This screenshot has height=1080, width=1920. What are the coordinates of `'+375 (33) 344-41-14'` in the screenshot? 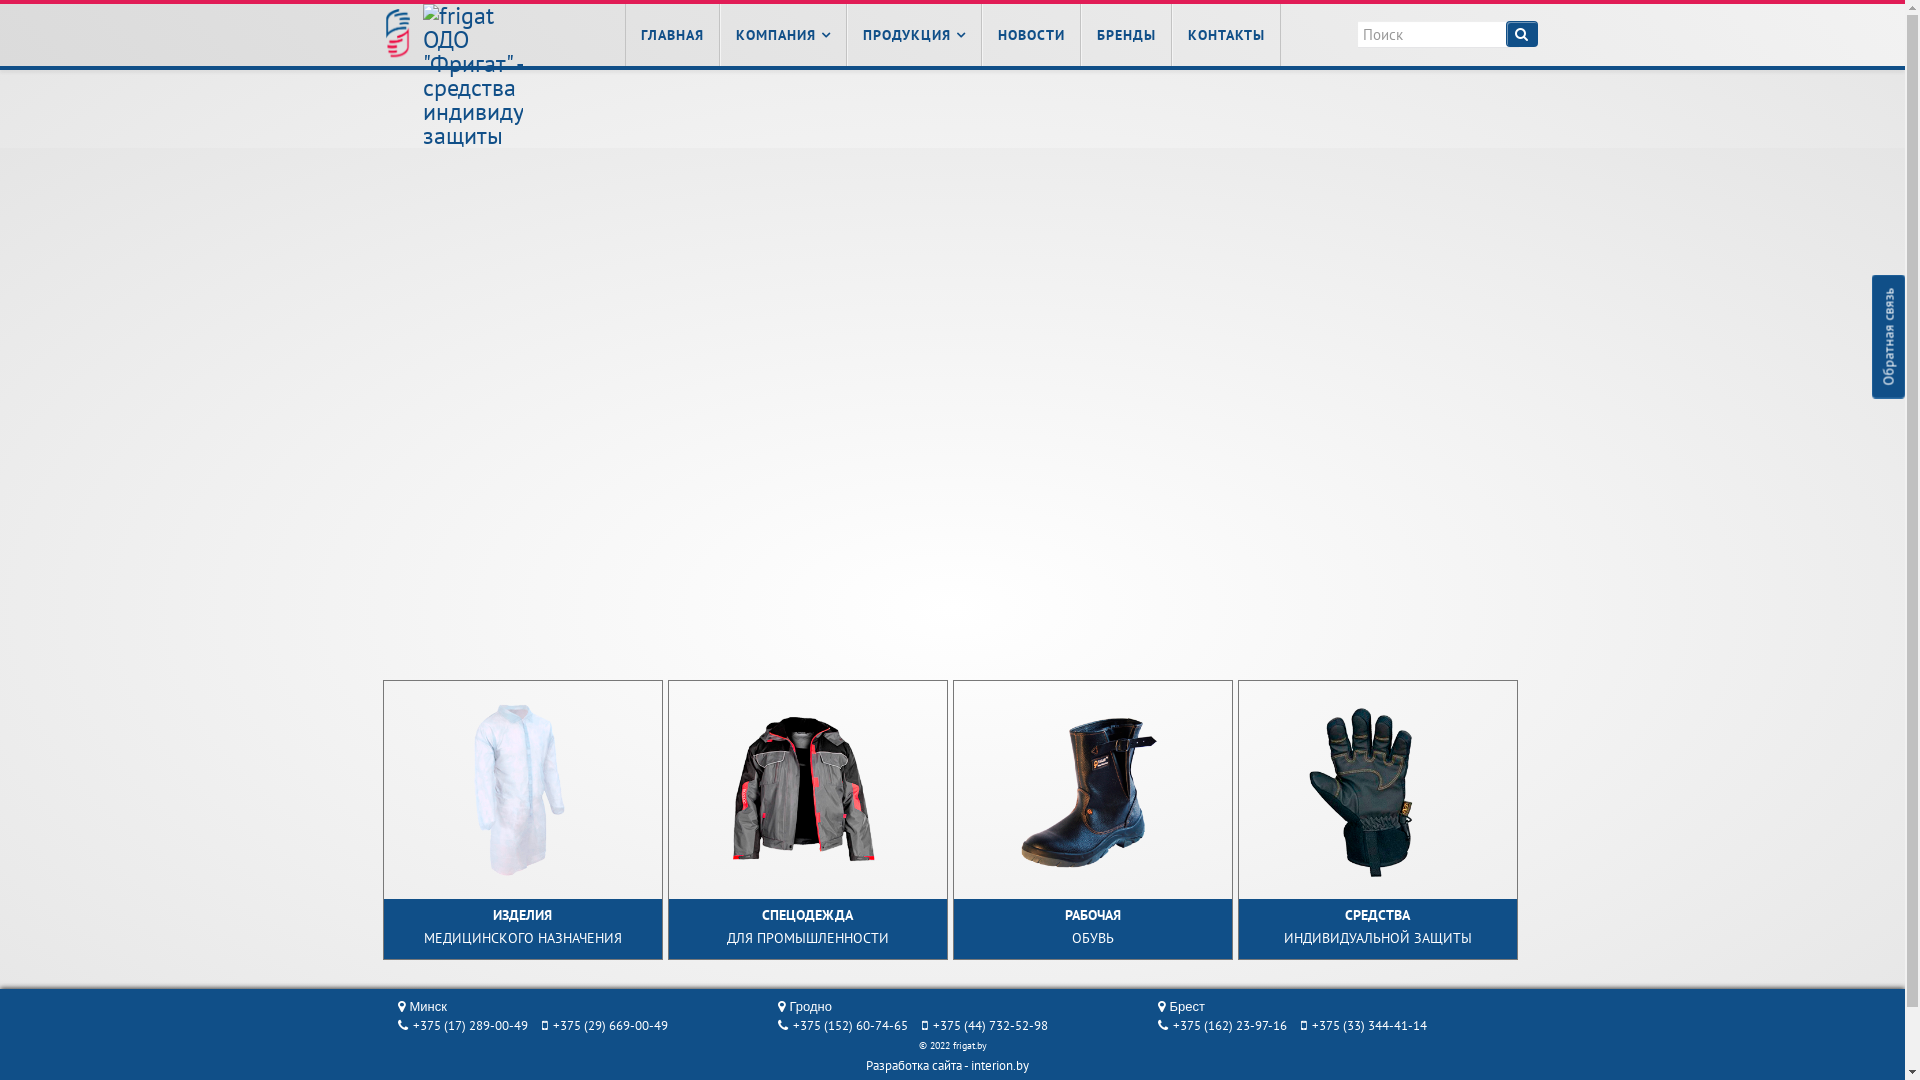 It's located at (1362, 1025).